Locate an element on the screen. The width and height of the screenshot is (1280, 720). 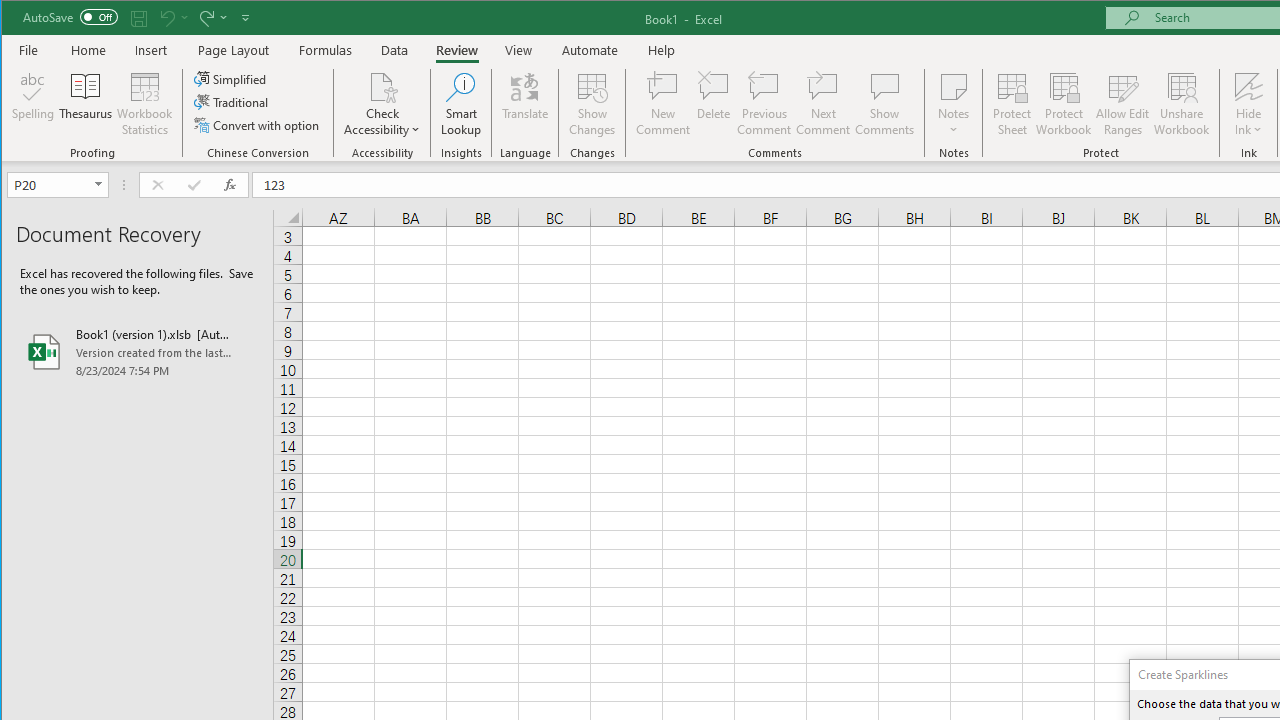
'Undo' is located at coordinates (172, 17).